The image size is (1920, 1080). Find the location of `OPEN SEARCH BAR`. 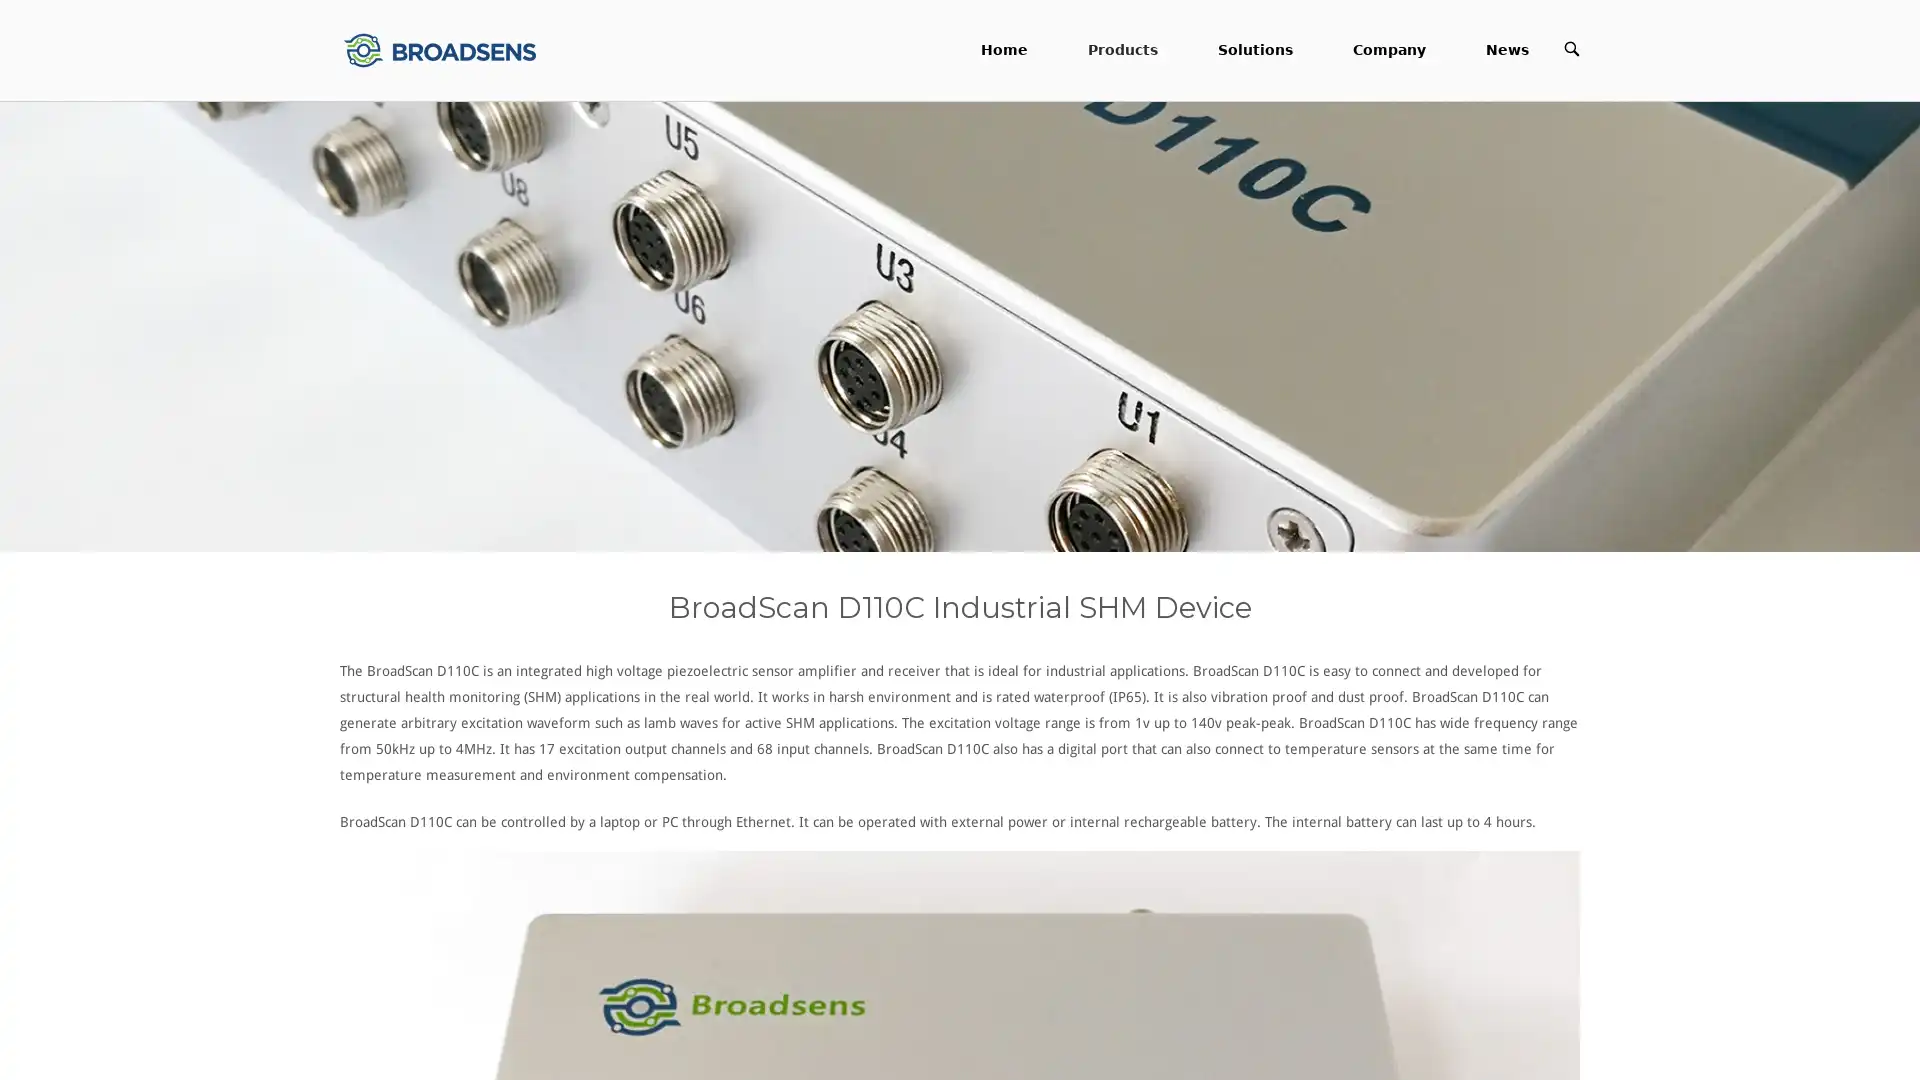

OPEN SEARCH BAR is located at coordinates (1570, 48).